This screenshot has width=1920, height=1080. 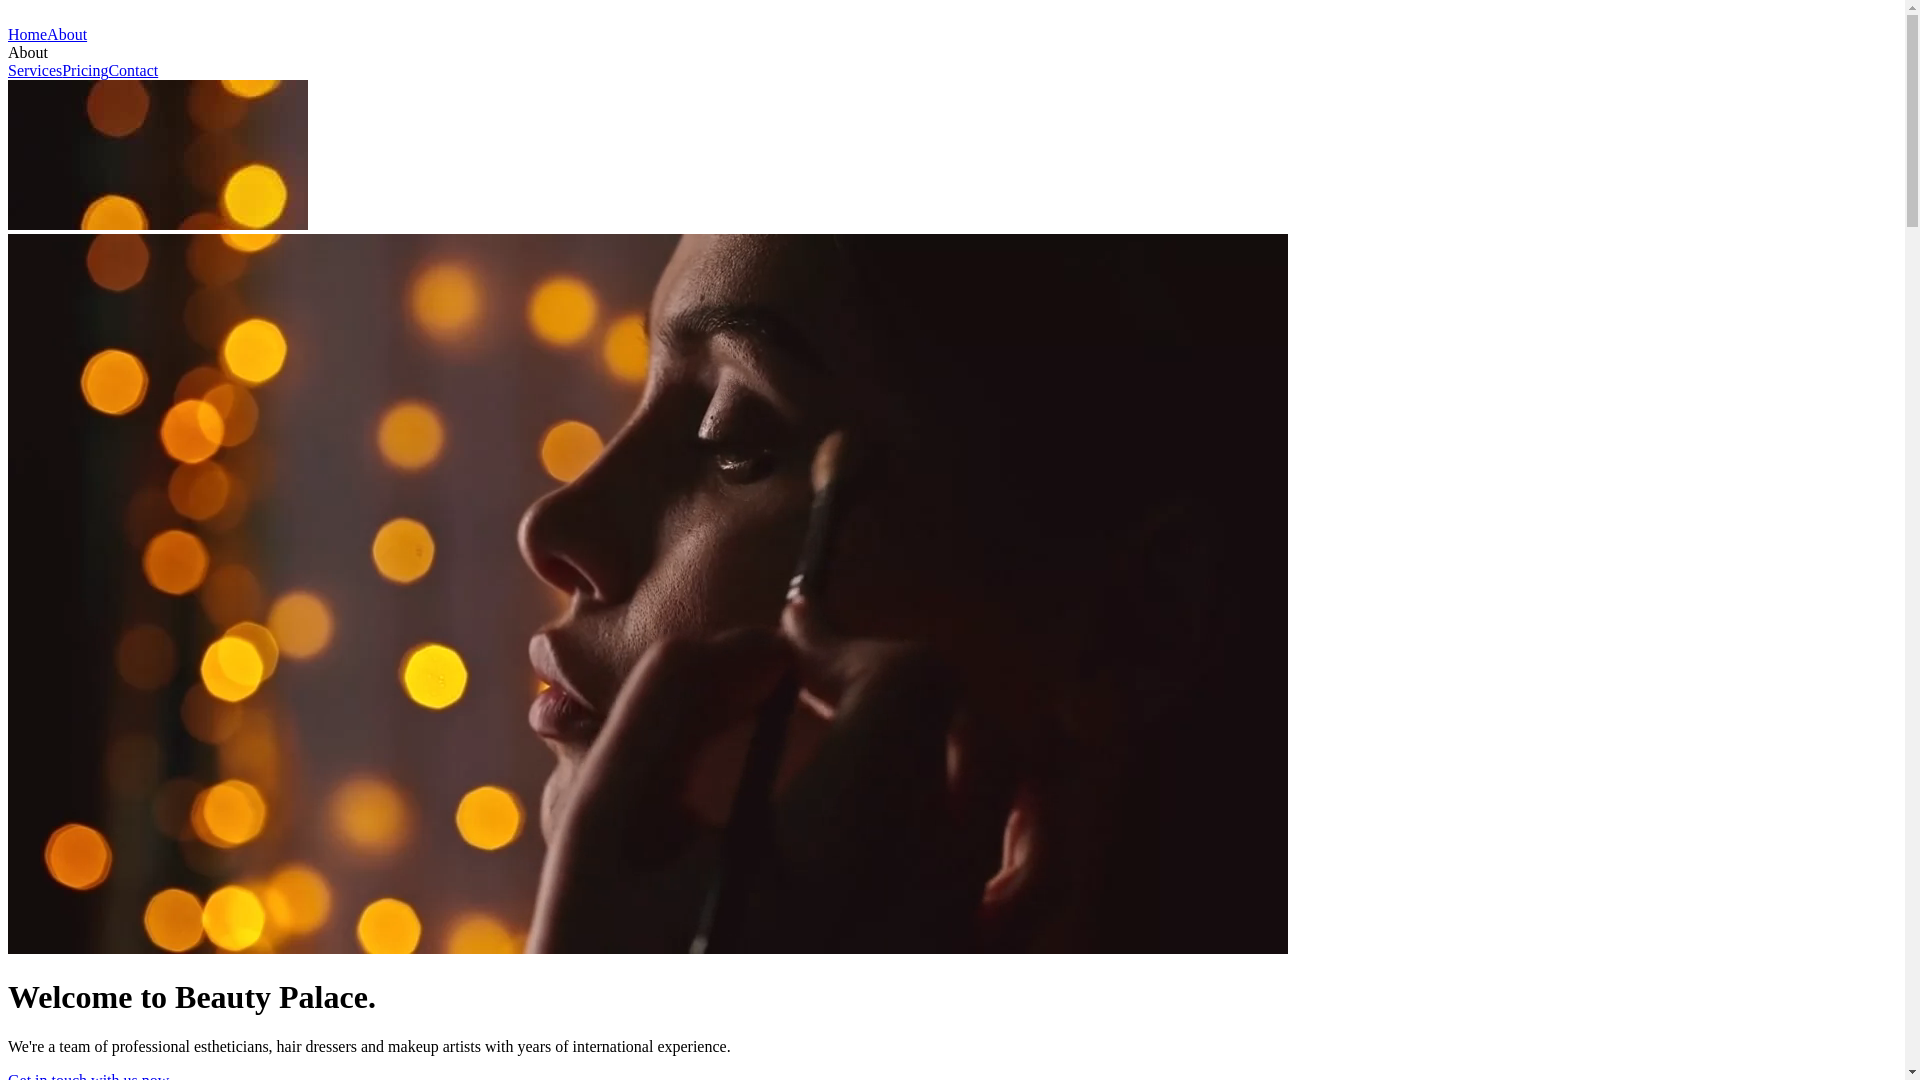 I want to click on 'Home', so click(x=8, y=34).